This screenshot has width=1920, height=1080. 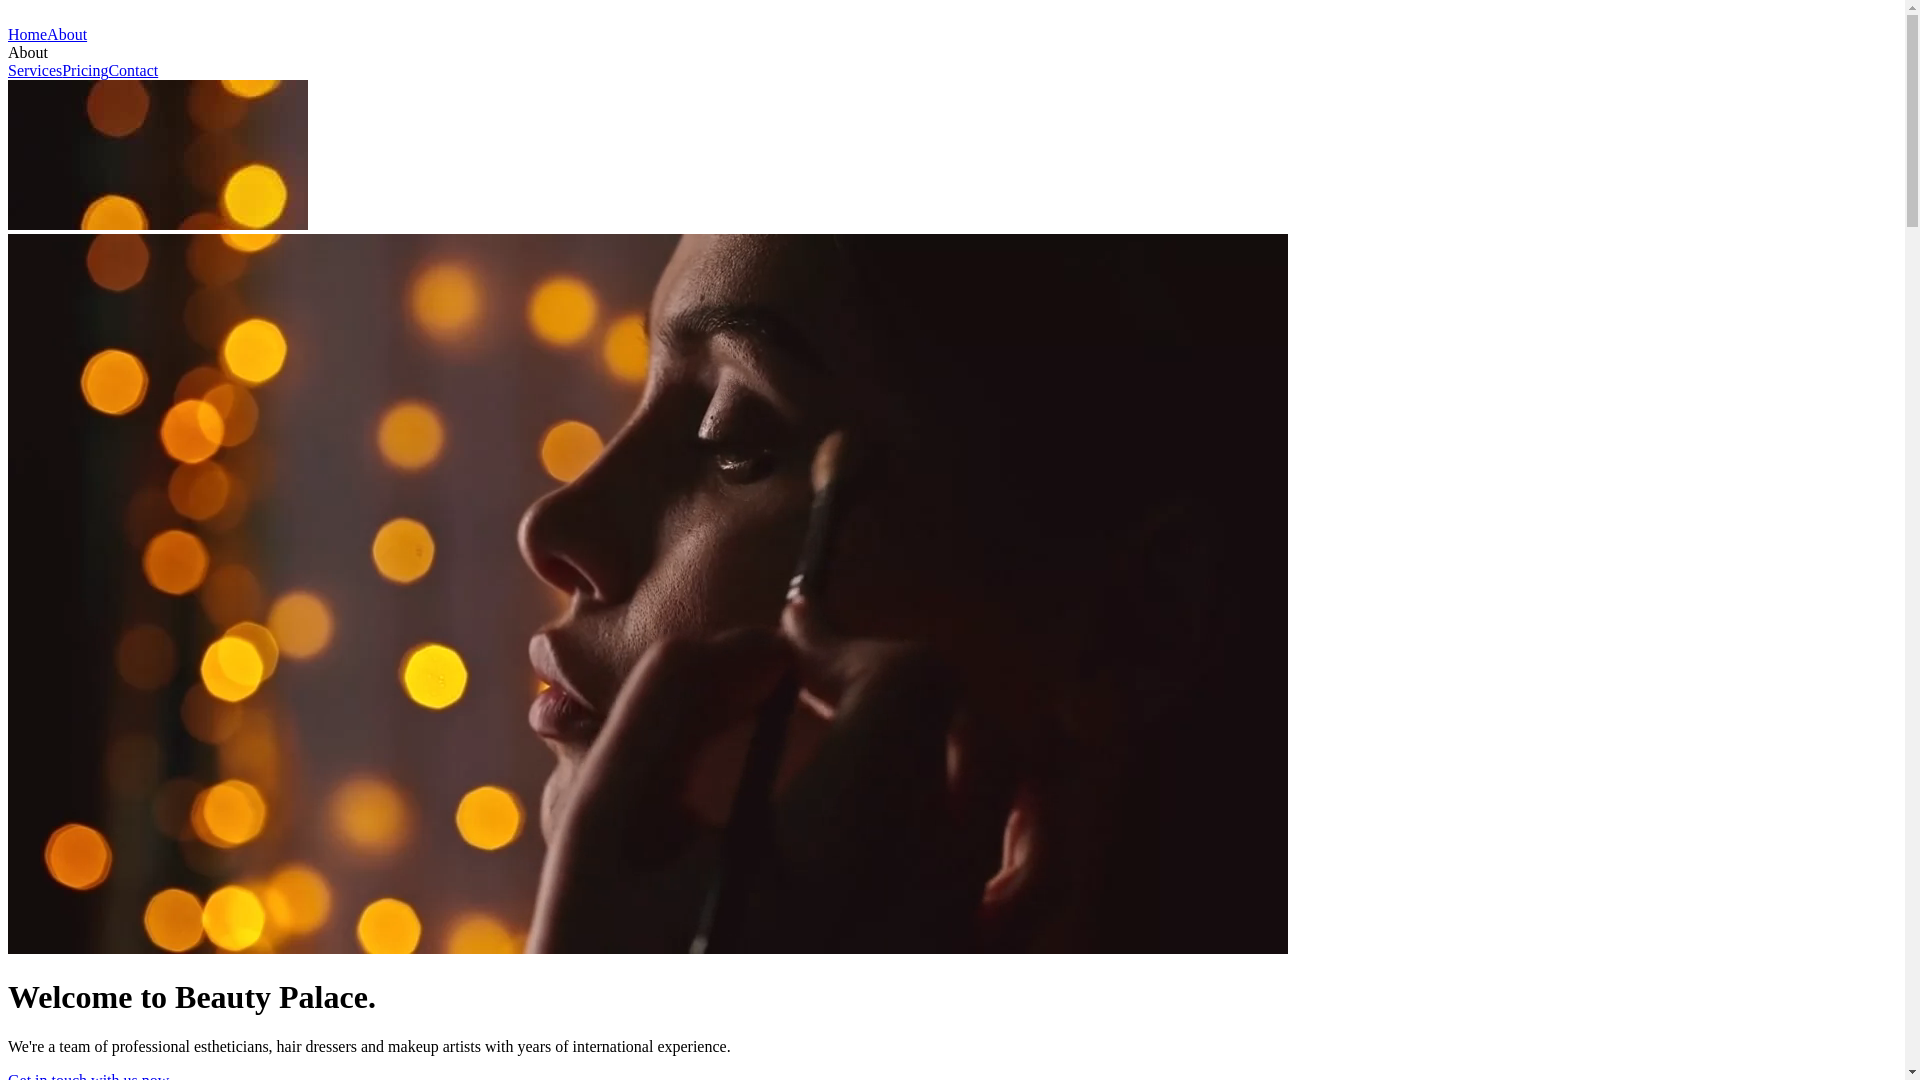 I want to click on 'Home', so click(x=8, y=34).